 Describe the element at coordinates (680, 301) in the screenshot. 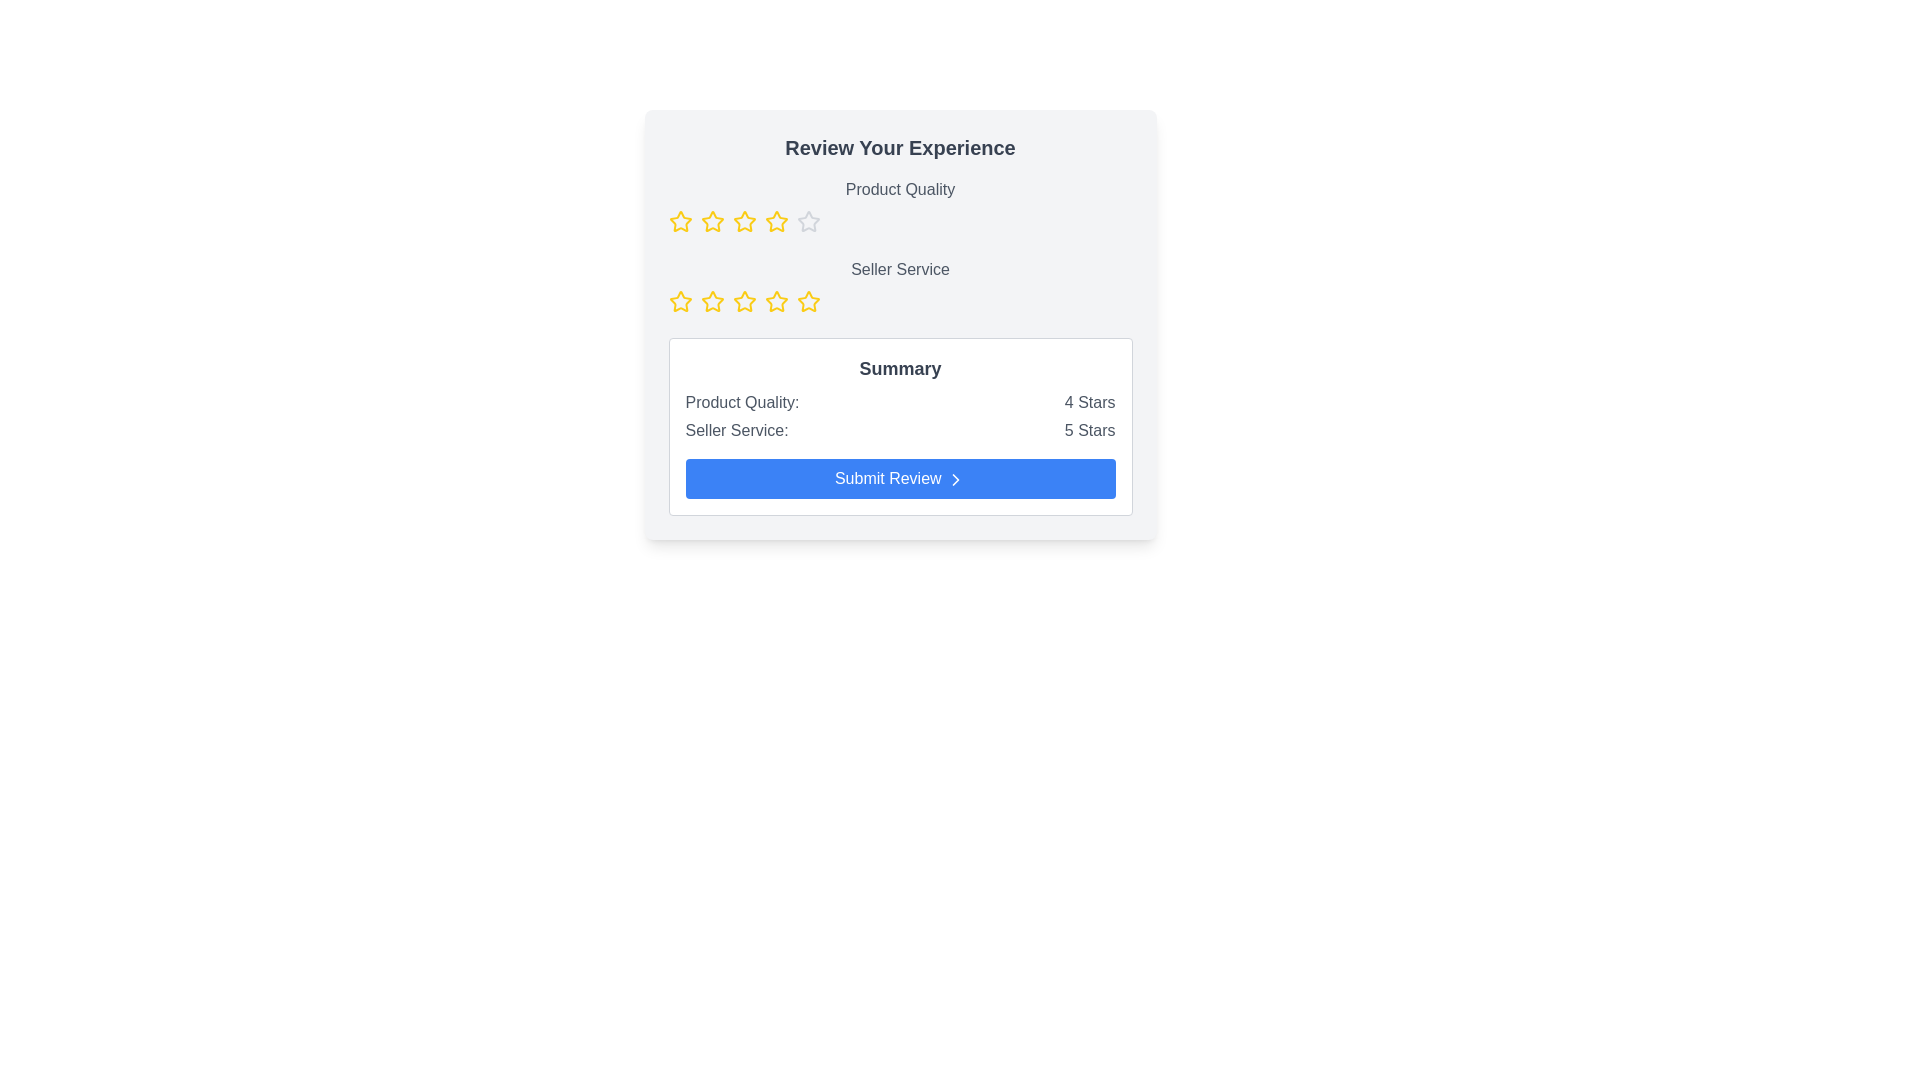

I see `the first rating star in the 'Seller Service' section` at that location.